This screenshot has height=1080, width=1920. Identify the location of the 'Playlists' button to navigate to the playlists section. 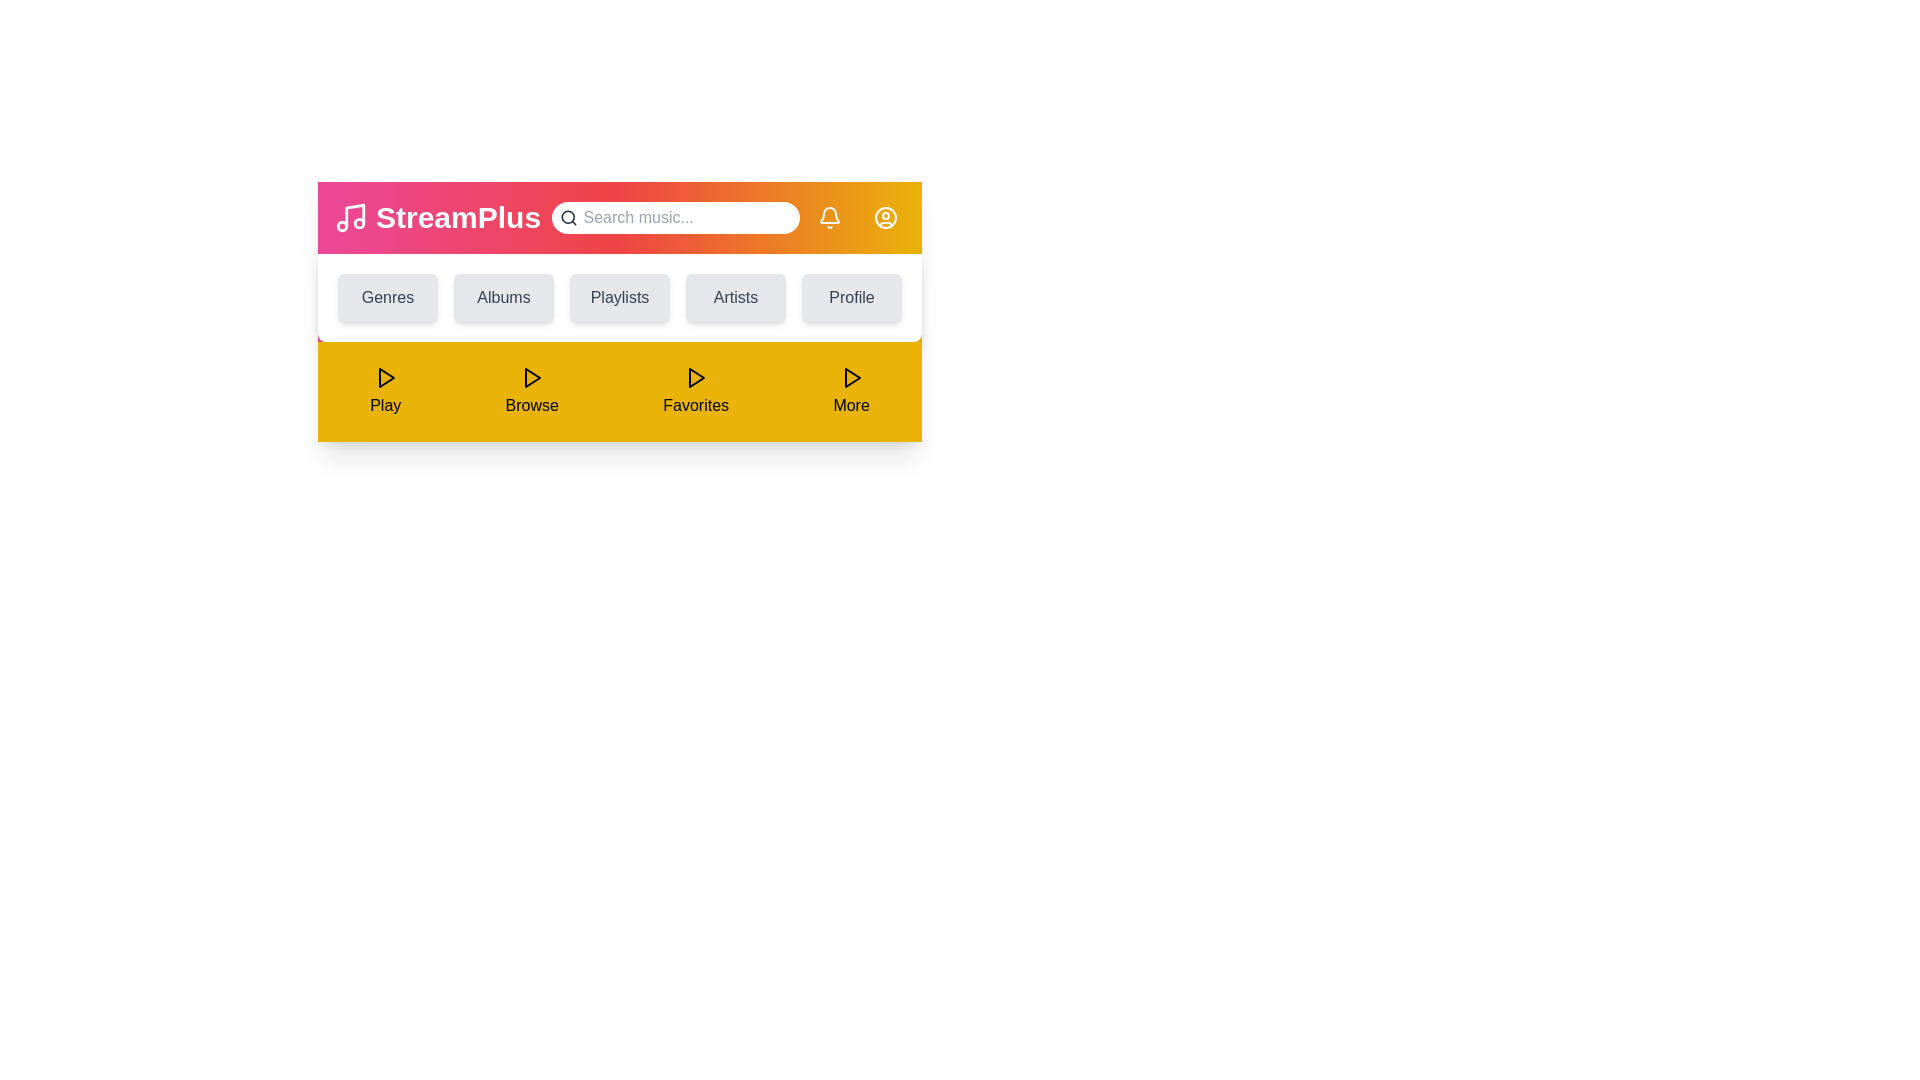
(618, 297).